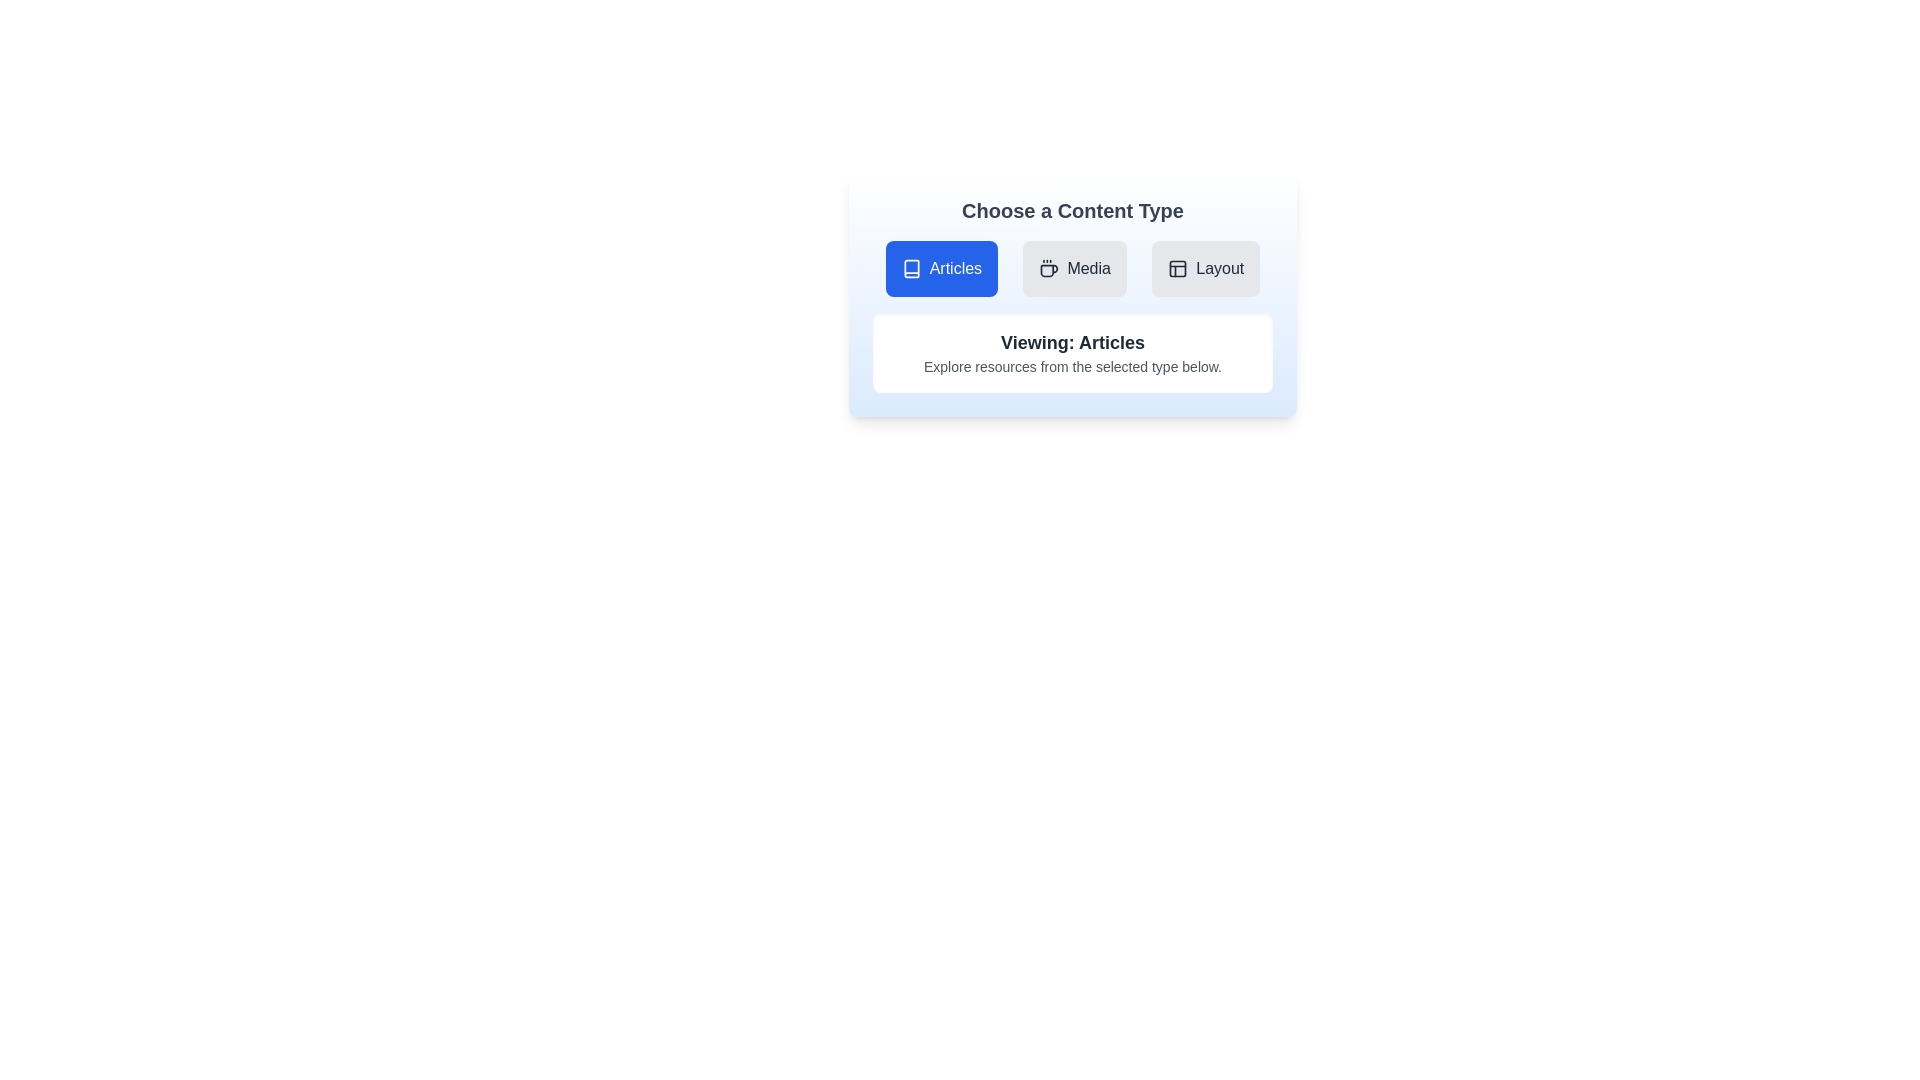  I want to click on the text label that displays 'Choose a Content Type', which is styled in bold and positioned above the button group, so click(1072, 211).